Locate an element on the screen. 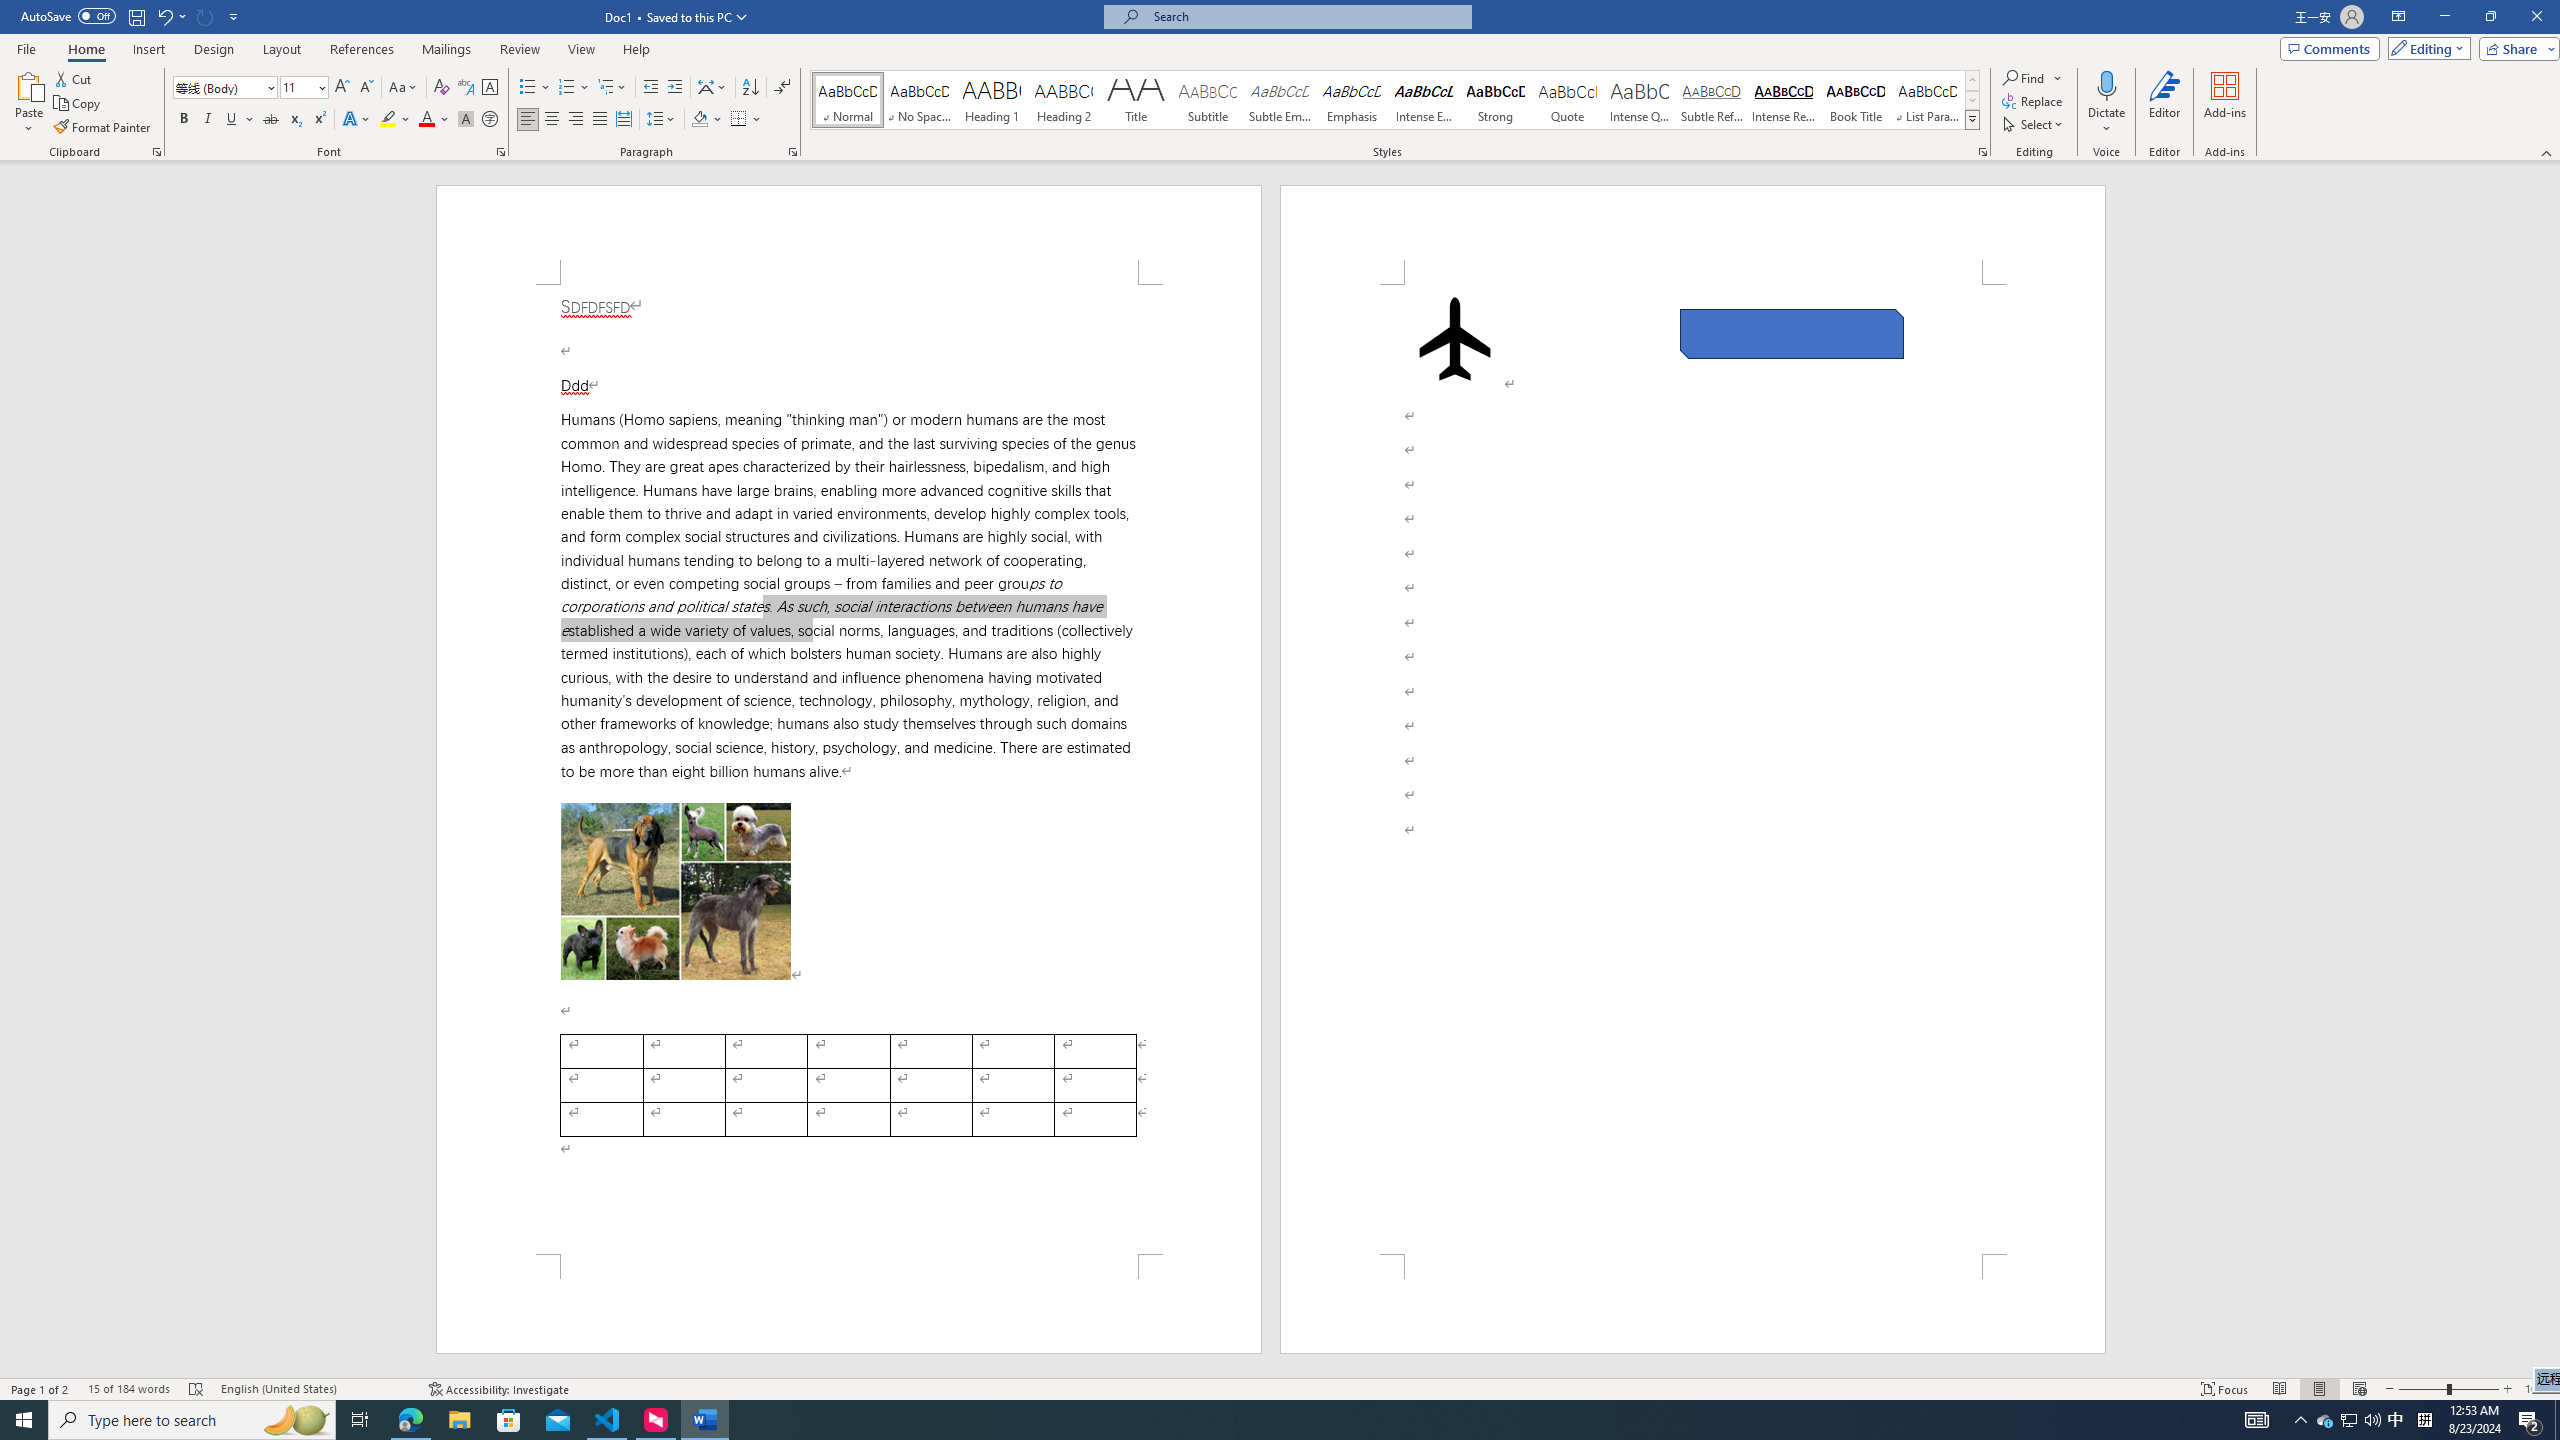 The width and height of the screenshot is (2560, 1440). 'Strikethrough' is located at coordinates (270, 118).